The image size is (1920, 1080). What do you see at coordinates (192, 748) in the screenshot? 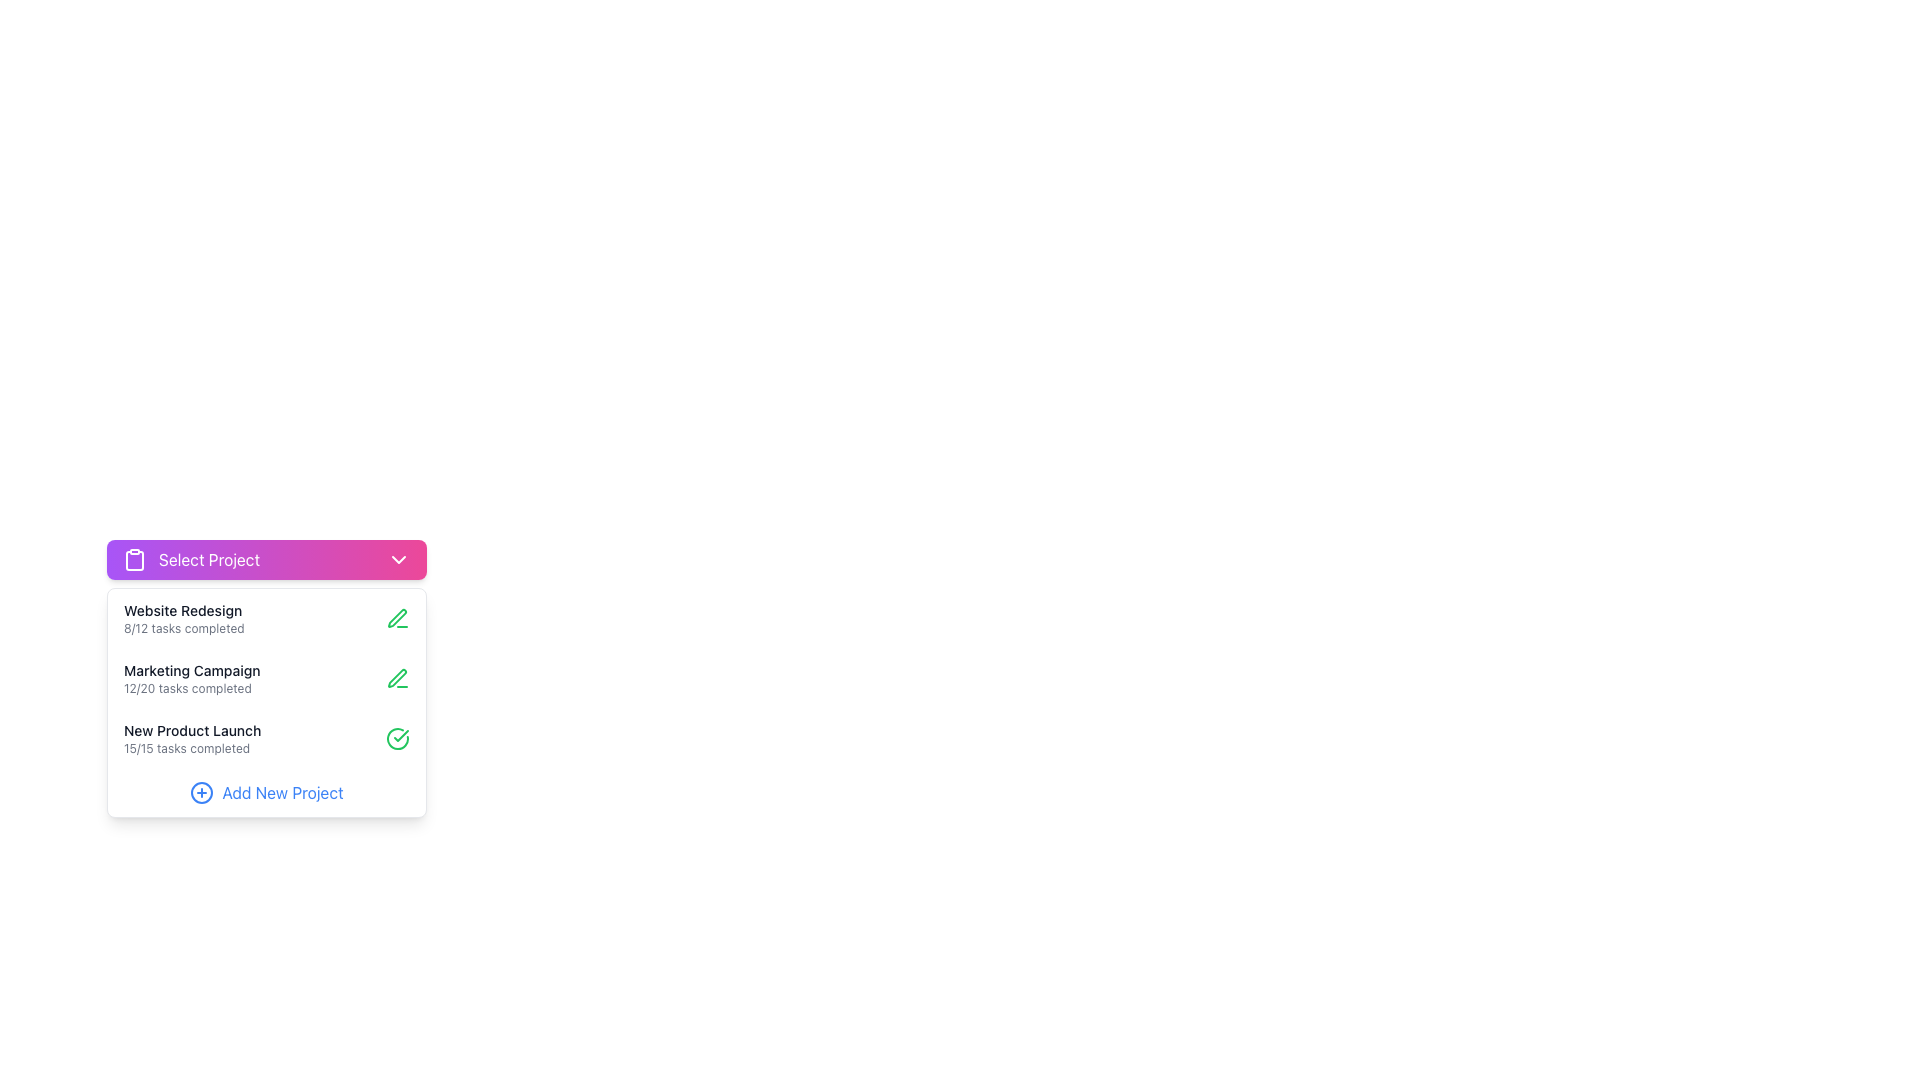
I see `the completion status label that indicates all 15 tasks are completed, positioned below the 'New Product Launch' label in the dropdown menu` at bounding box center [192, 748].